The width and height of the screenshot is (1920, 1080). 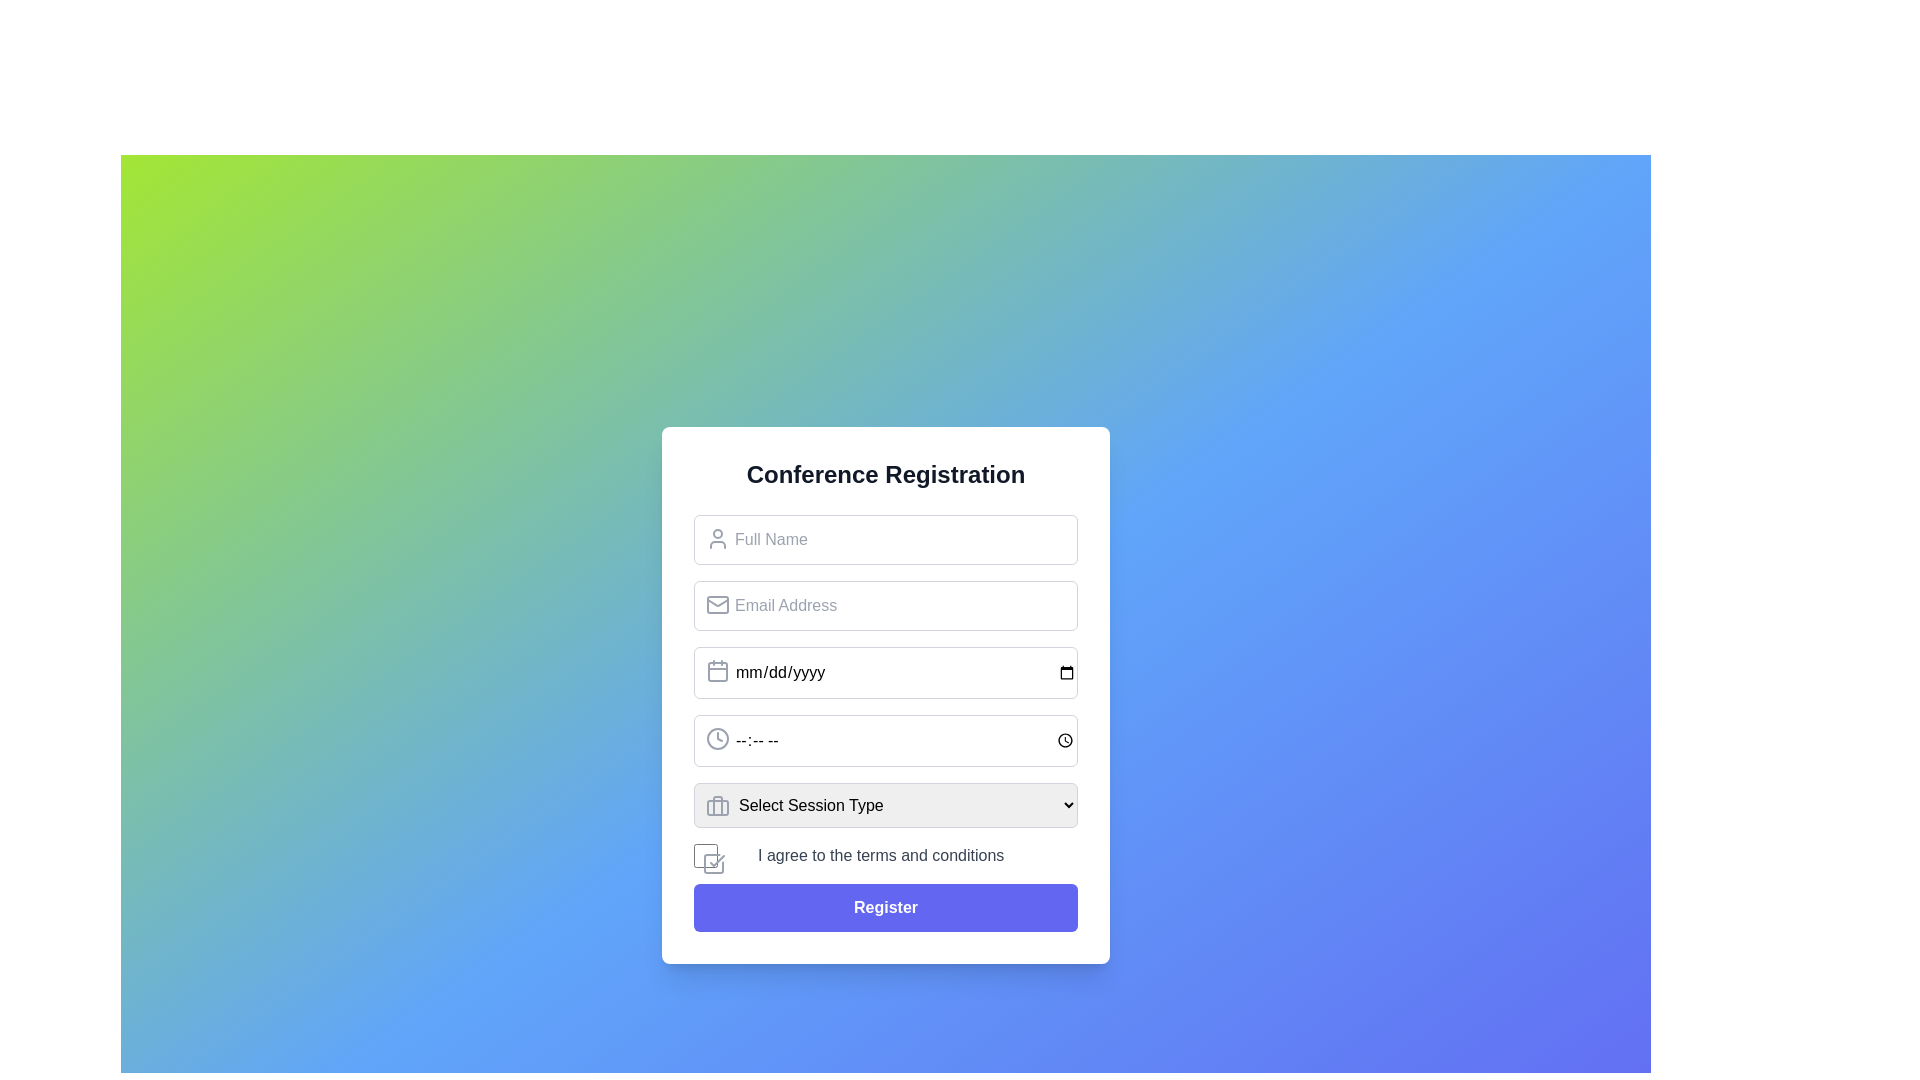 What do you see at coordinates (718, 600) in the screenshot?
I see `the email input type indicator icon located to the left of the email address input box to trigger a visual change` at bounding box center [718, 600].